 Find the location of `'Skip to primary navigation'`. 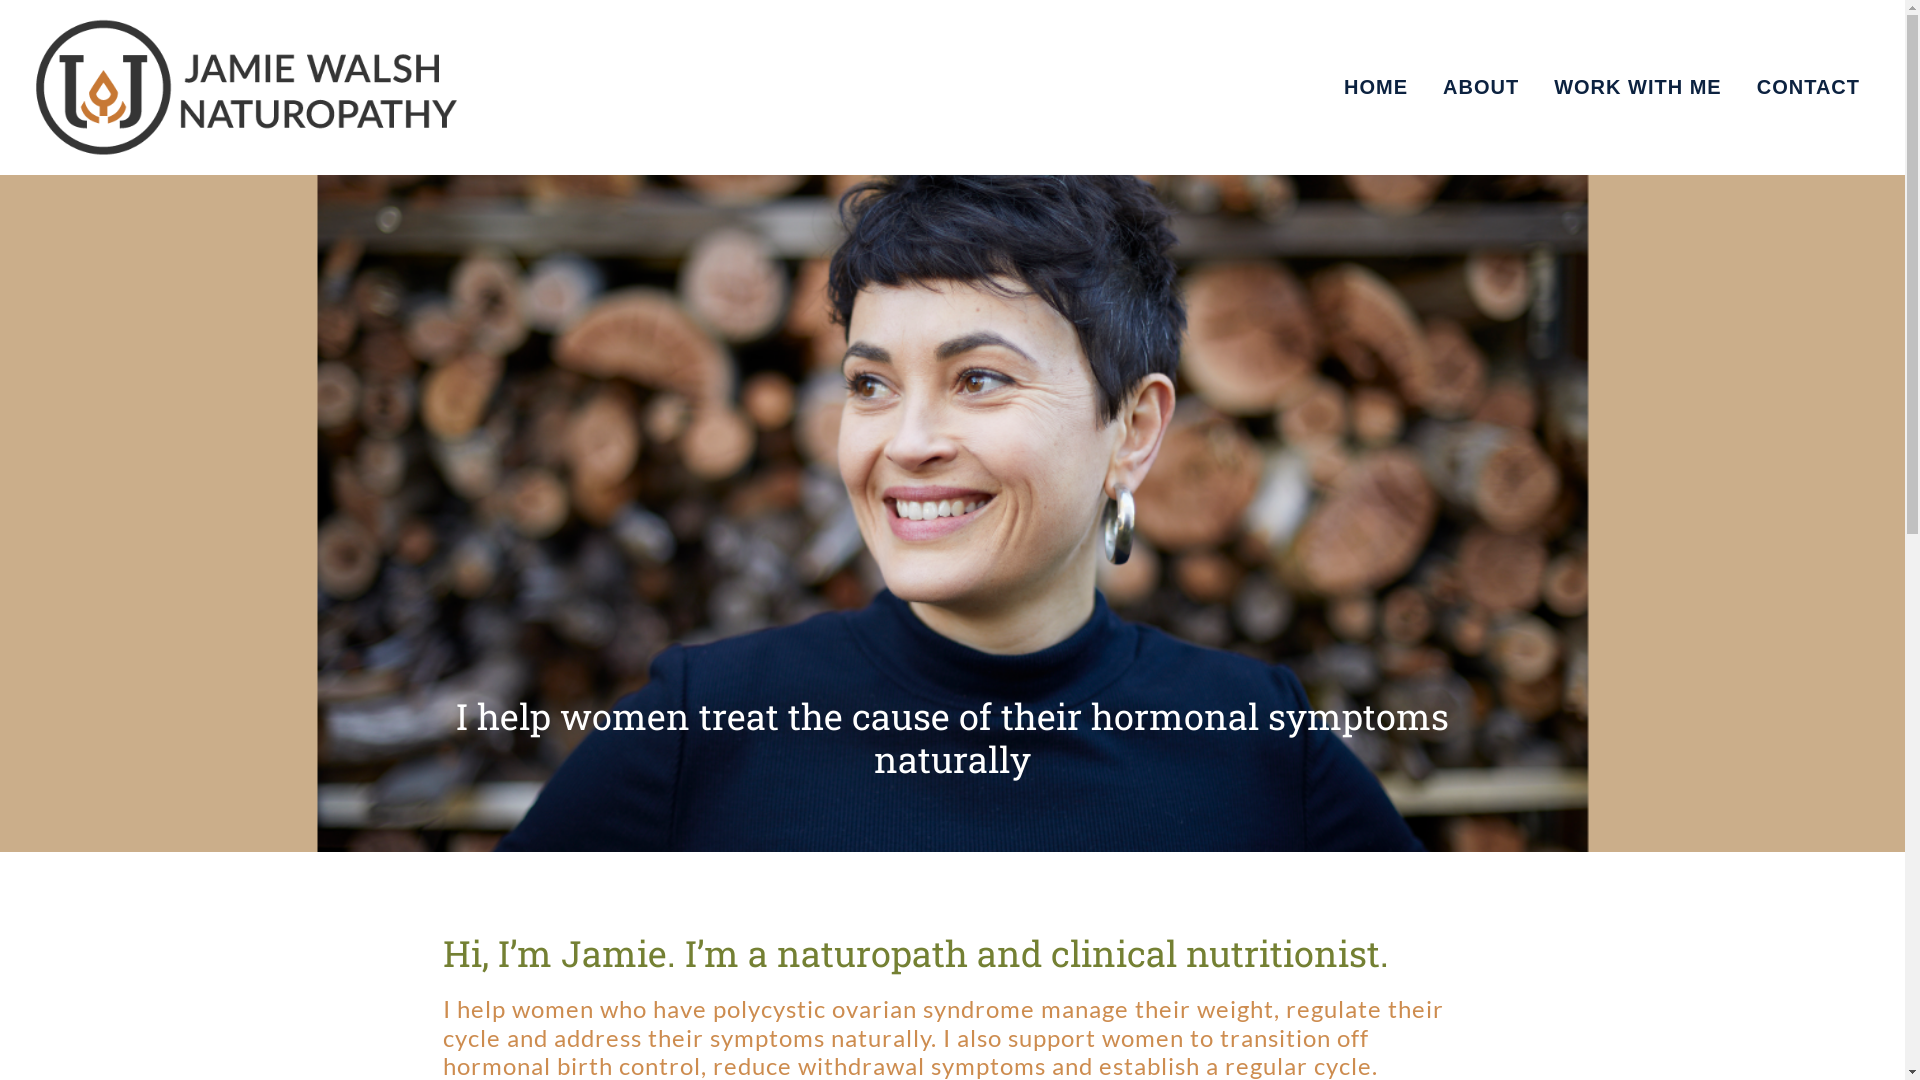

'Skip to primary navigation' is located at coordinates (0, 0).